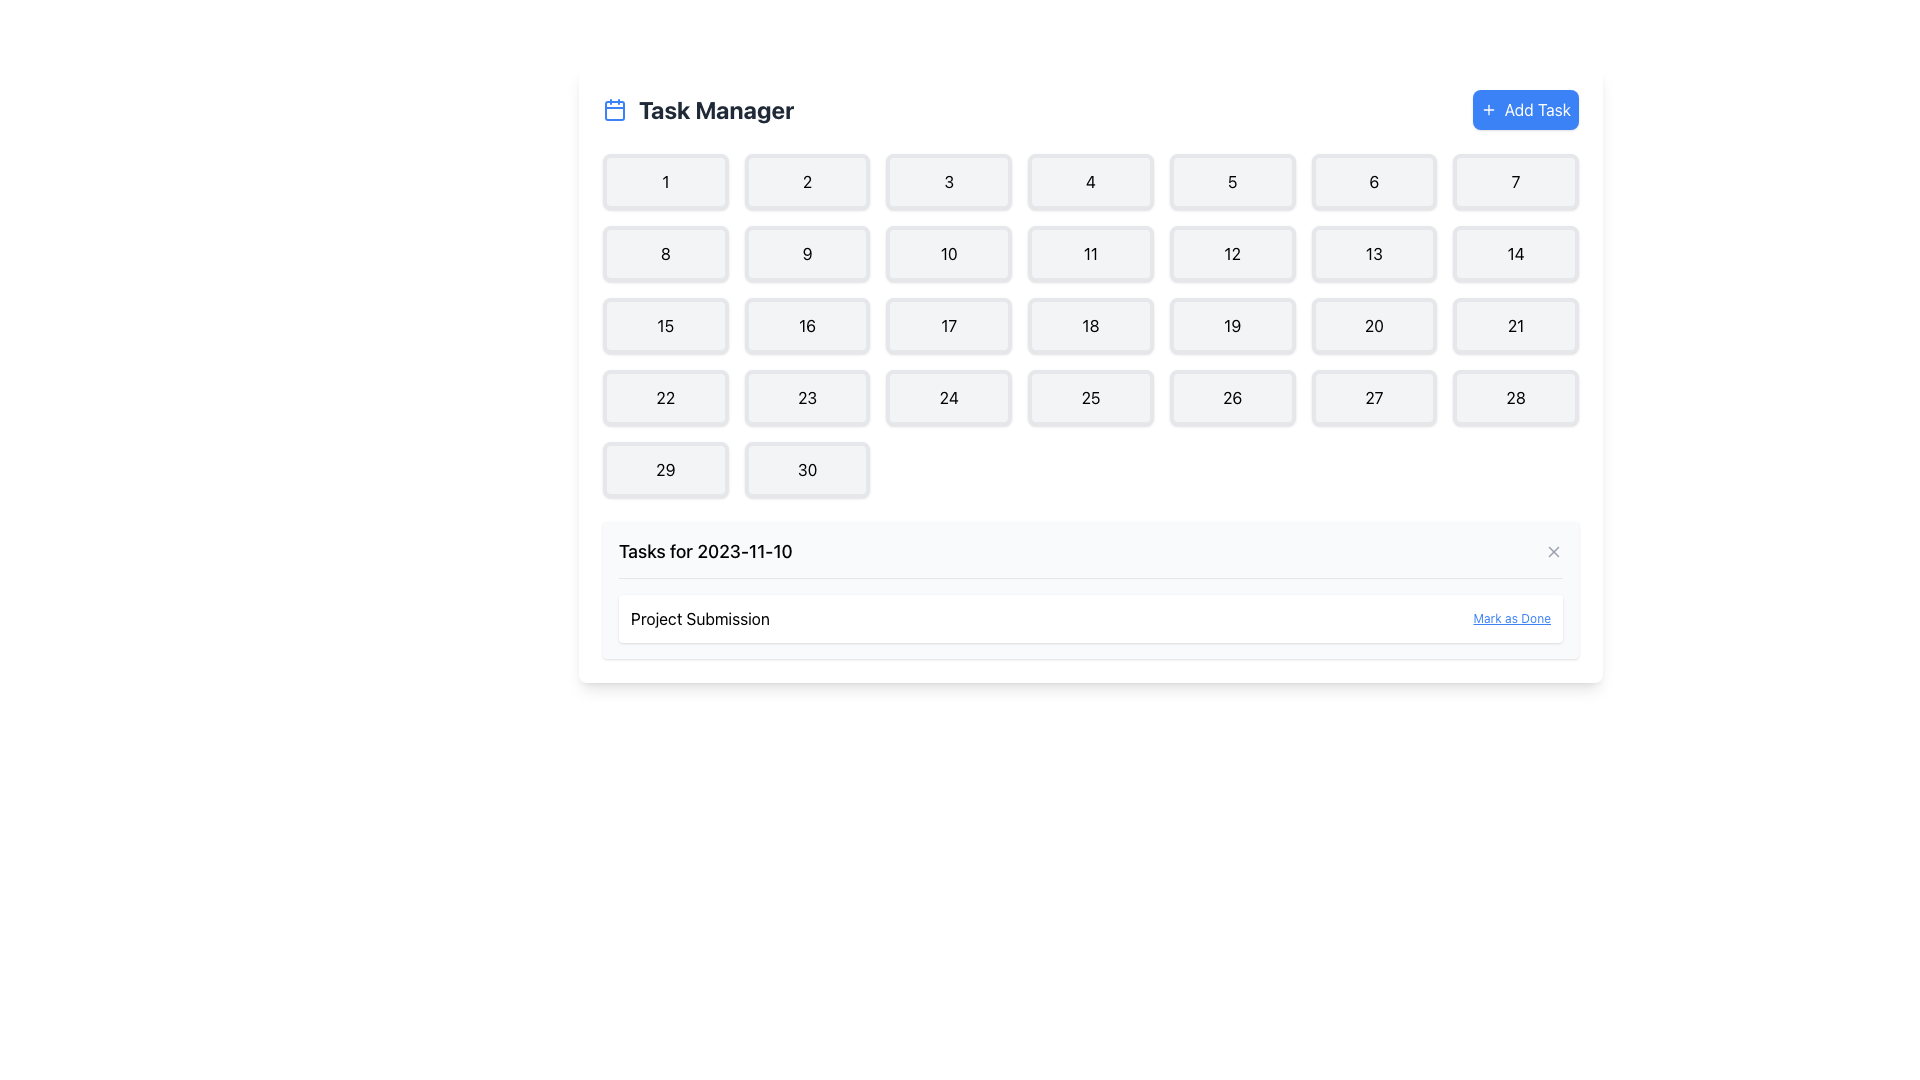  I want to click on the square button with rounded corners, displaying the text '26' in black on a light gray background, located in the fourth row and fifth column of the grid, so click(1231, 397).